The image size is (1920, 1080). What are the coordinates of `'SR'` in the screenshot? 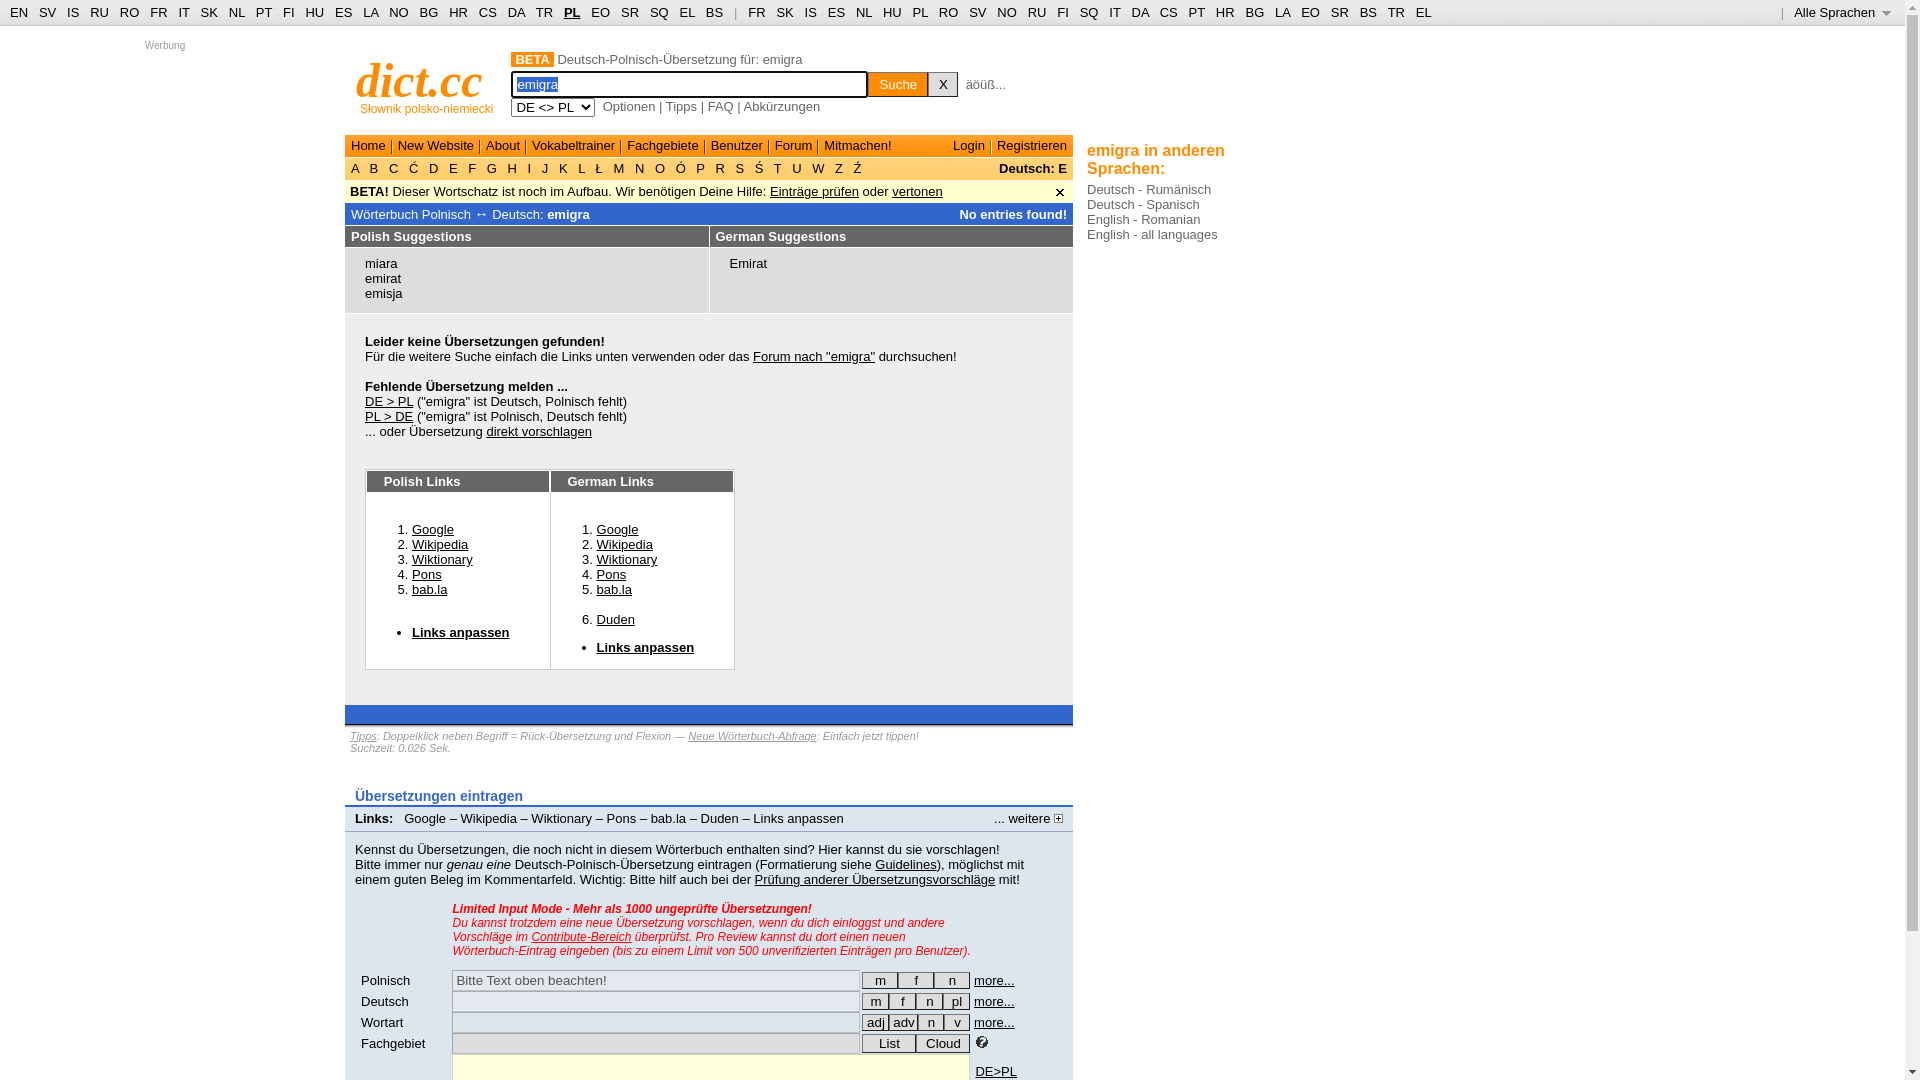 It's located at (628, 12).